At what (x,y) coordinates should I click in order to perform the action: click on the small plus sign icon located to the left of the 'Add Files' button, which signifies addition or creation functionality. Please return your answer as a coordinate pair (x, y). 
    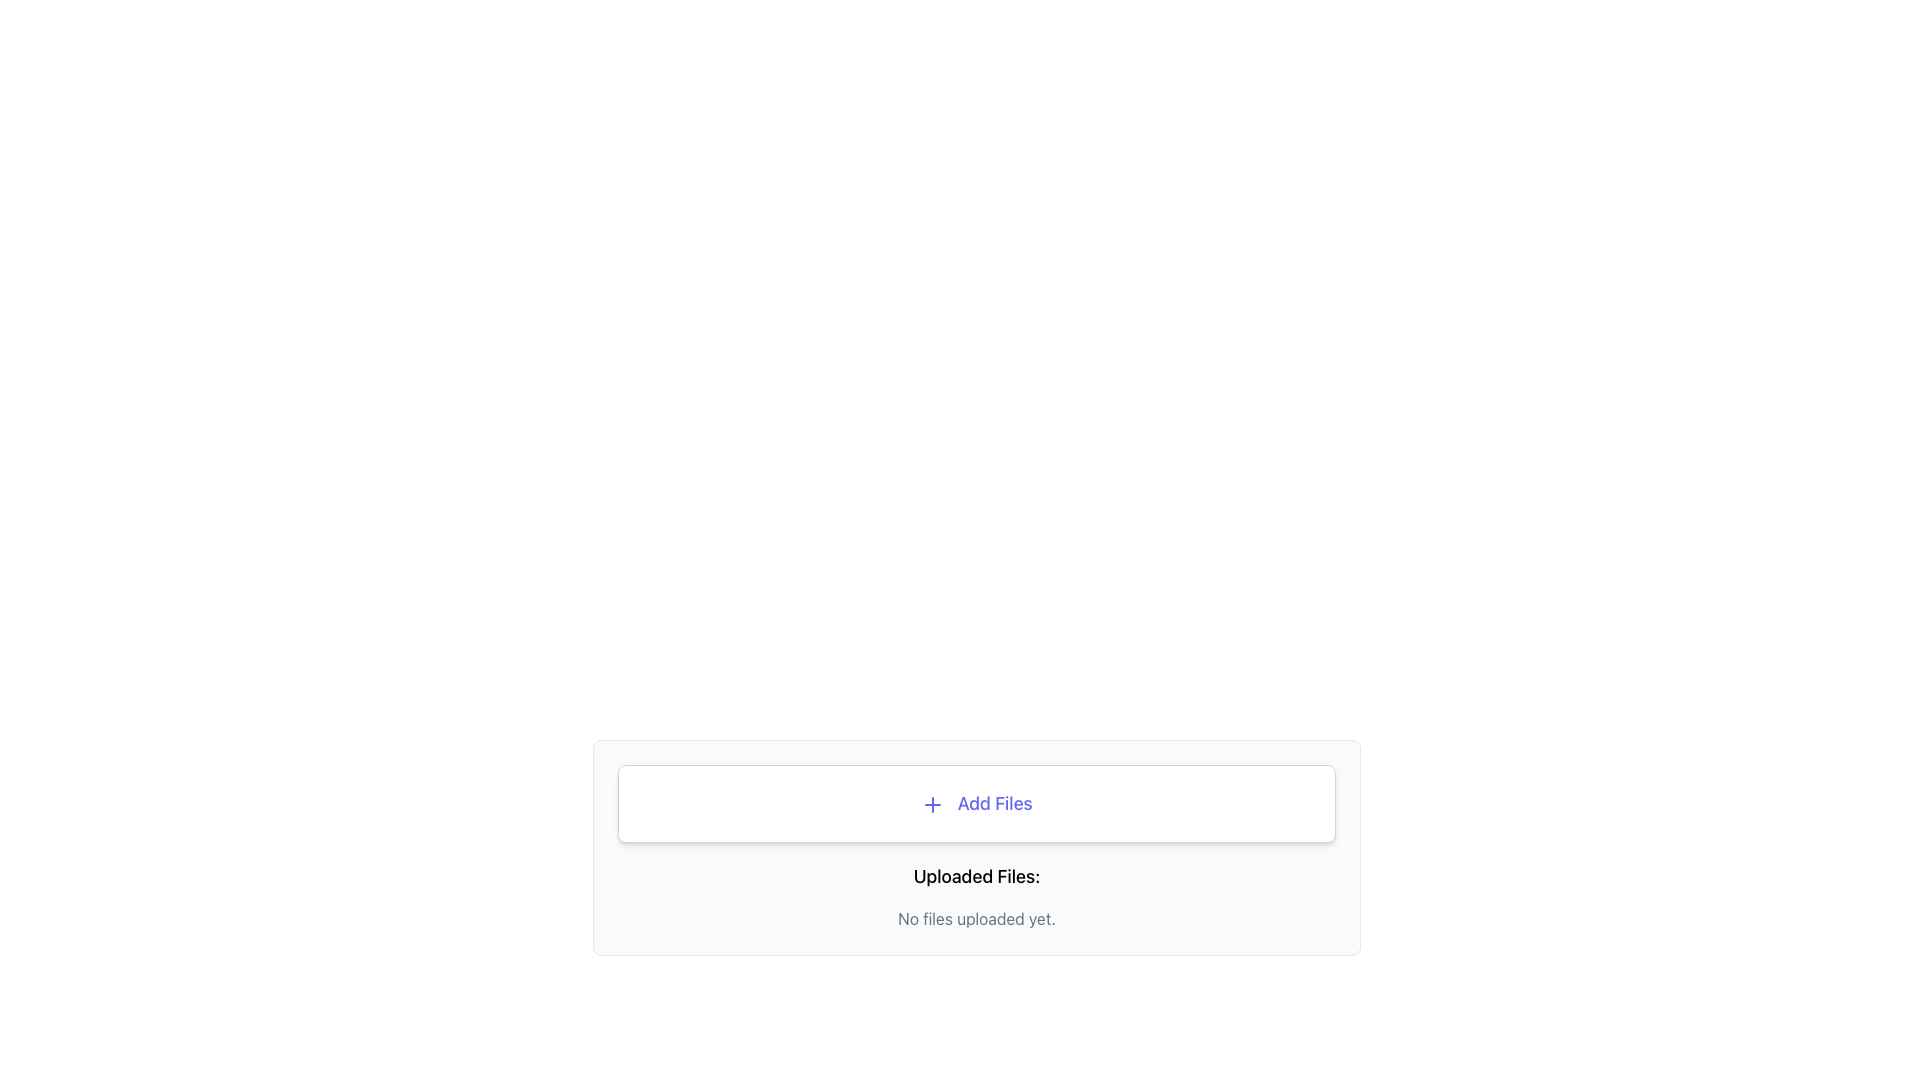
    Looking at the image, I should click on (932, 804).